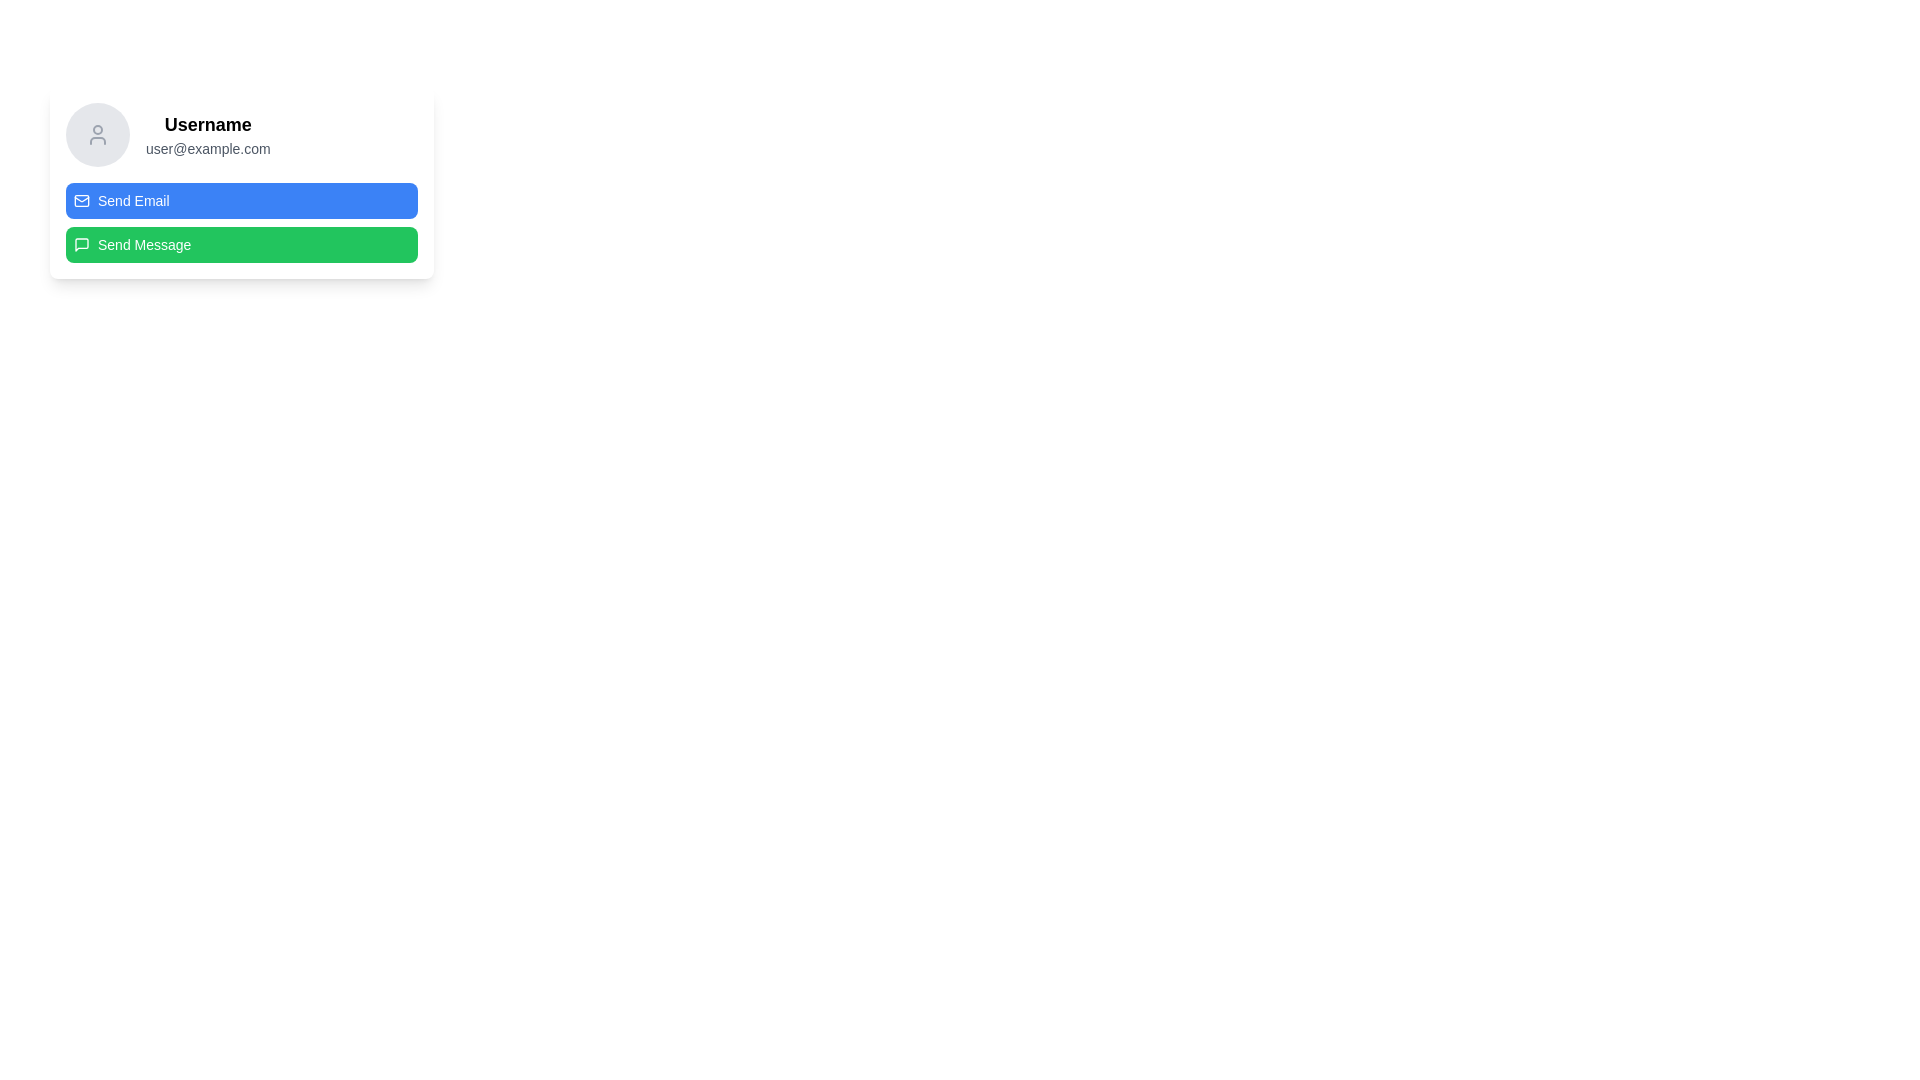 The image size is (1920, 1080). What do you see at coordinates (80, 200) in the screenshot?
I see `the small envelope icon within the 'Send Email' button located at the top-left corner of the button` at bounding box center [80, 200].